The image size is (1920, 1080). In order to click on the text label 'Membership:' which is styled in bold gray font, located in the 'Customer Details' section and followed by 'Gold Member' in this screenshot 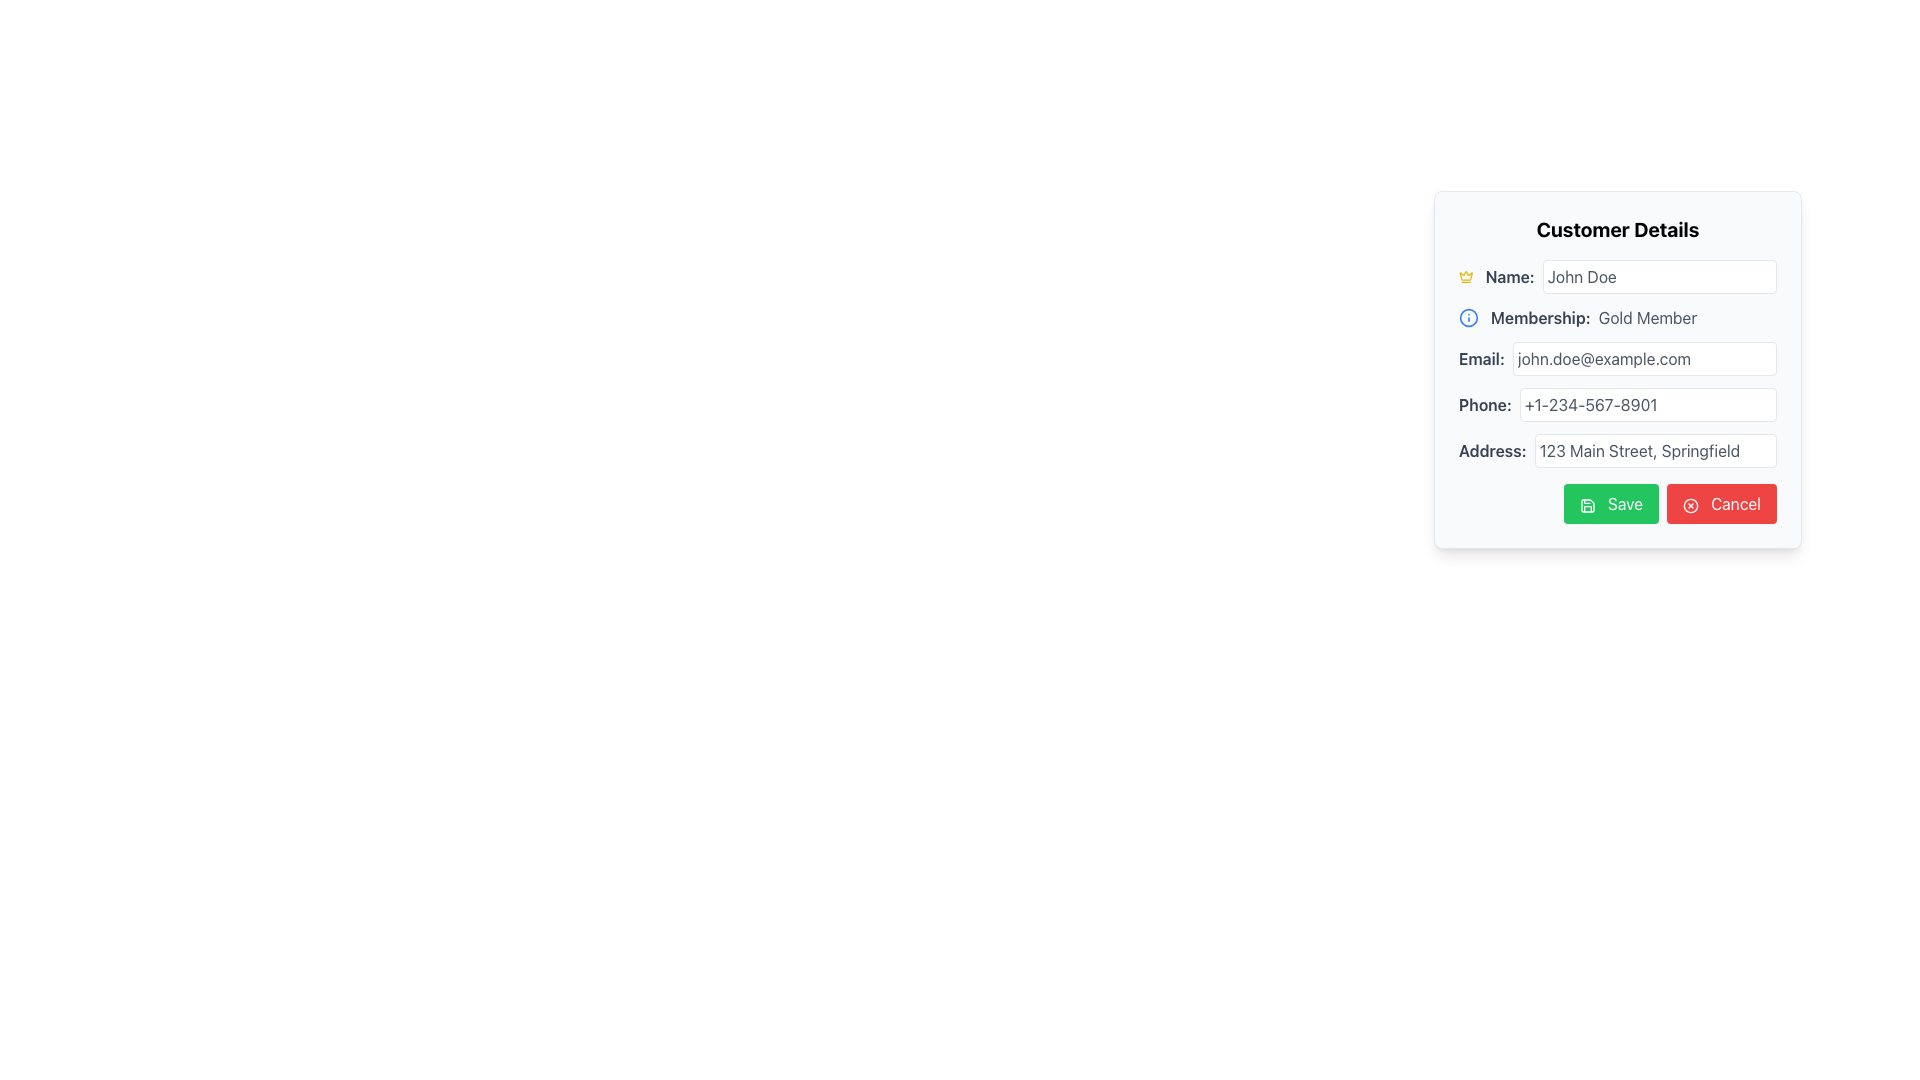, I will do `click(1539, 316)`.